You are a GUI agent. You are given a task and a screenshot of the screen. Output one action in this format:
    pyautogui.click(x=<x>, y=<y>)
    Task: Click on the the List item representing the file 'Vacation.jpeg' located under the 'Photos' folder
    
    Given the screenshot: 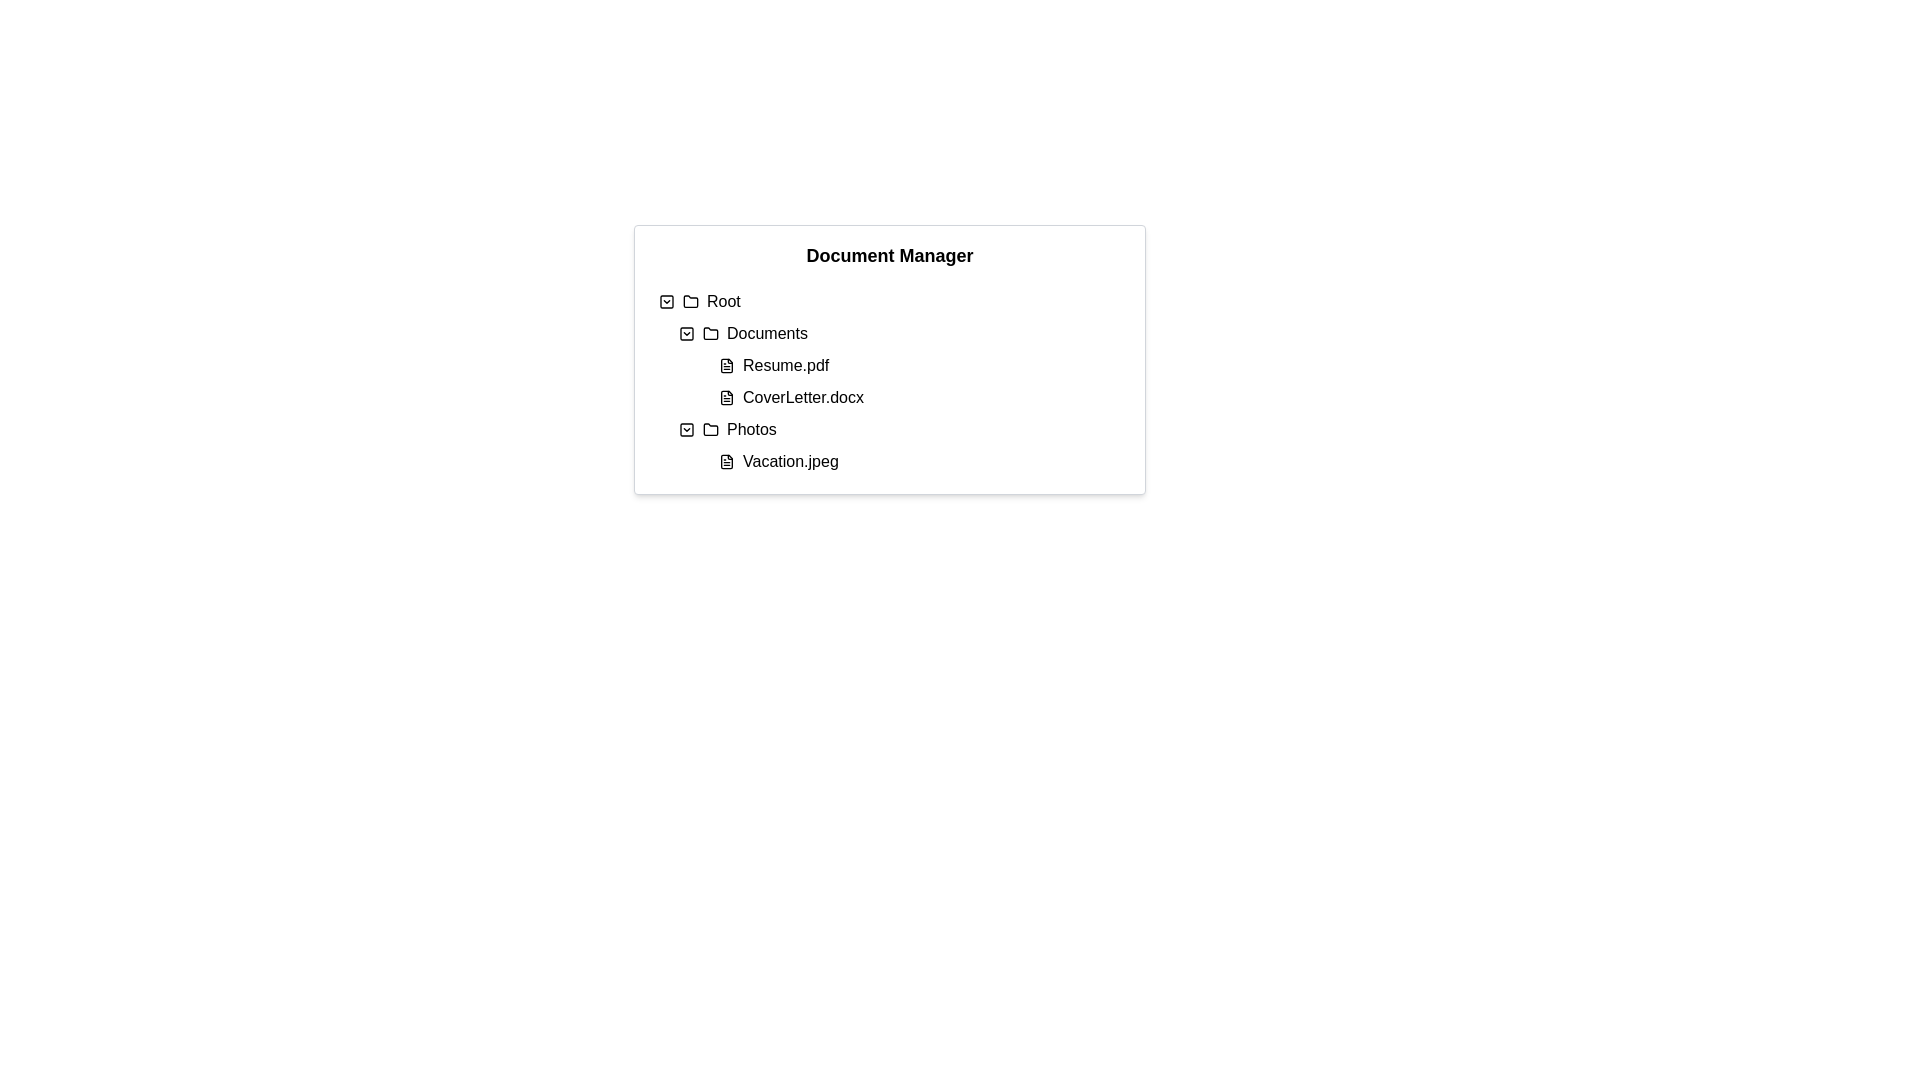 What is the action you would take?
    pyautogui.click(x=919, y=462)
    